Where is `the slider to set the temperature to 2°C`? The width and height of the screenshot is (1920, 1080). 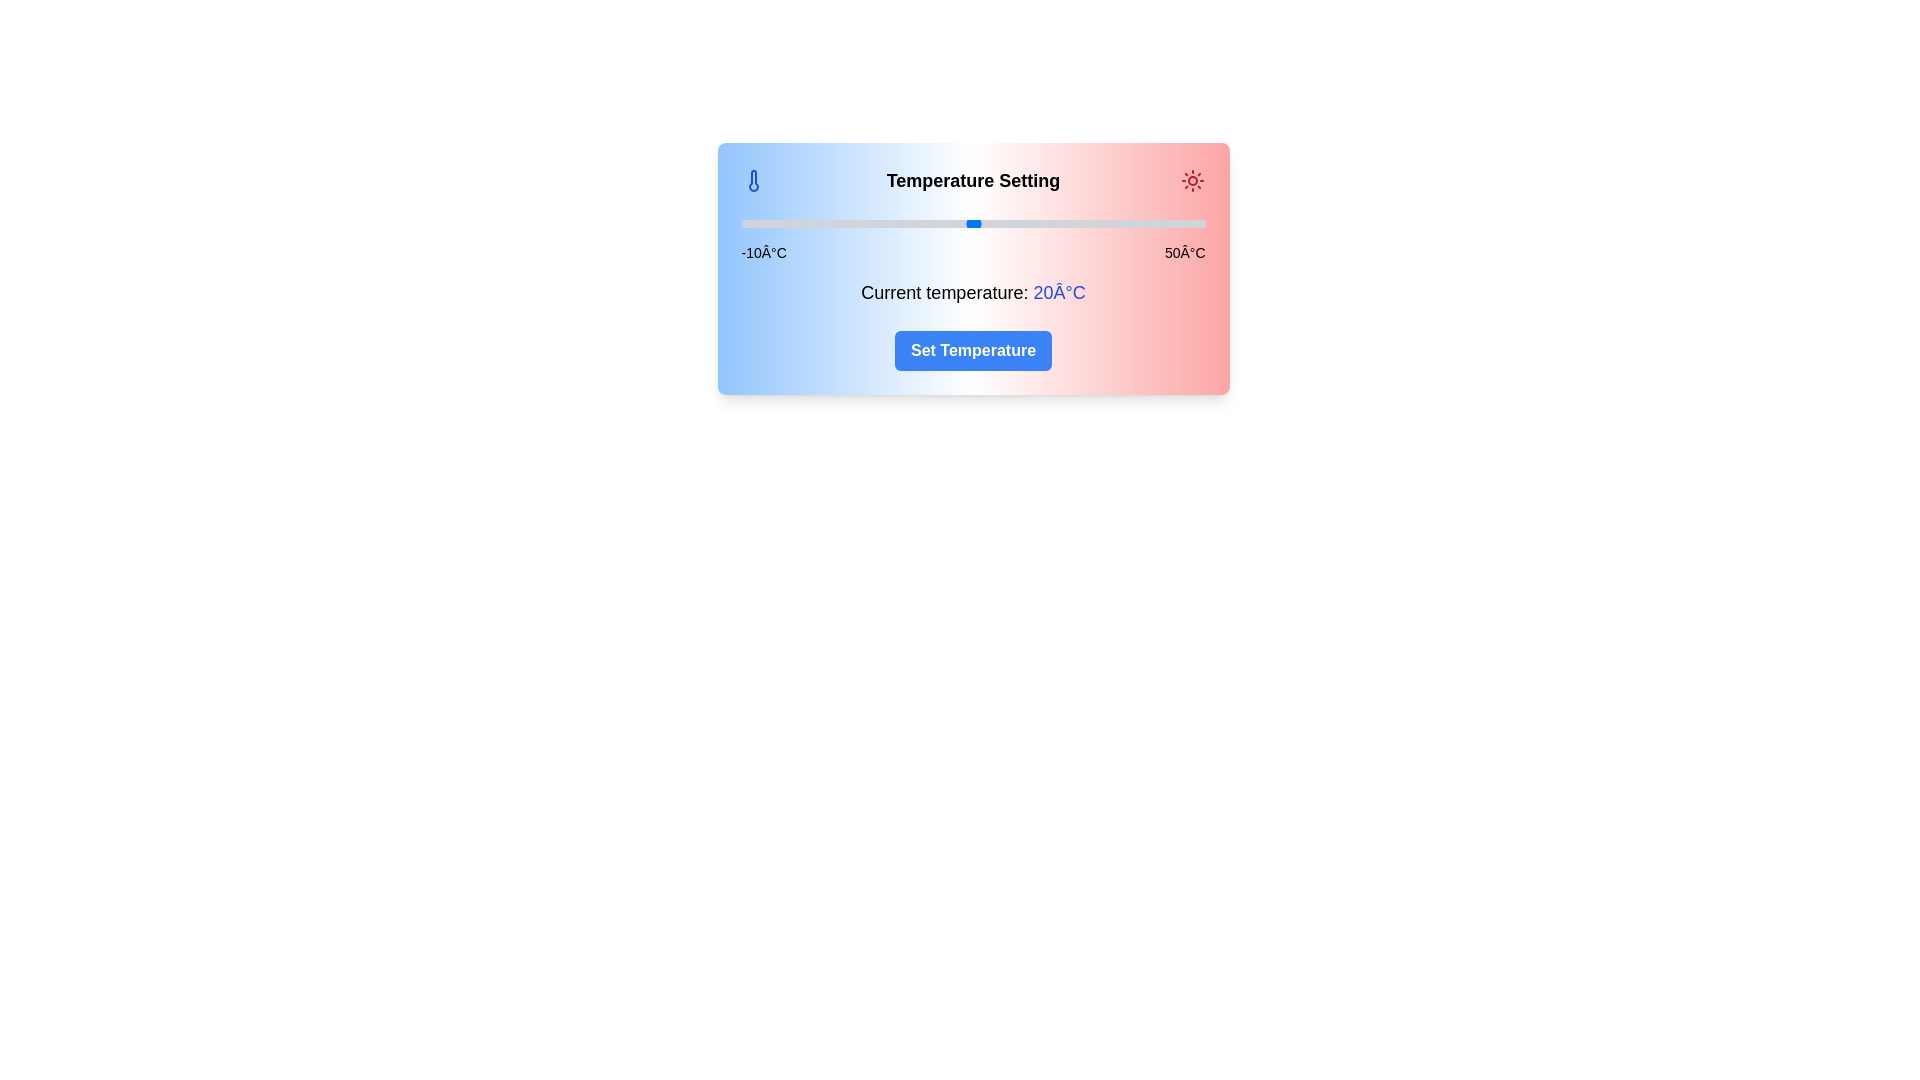
the slider to set the temperature to 2°C is located at coordinates (834, 223).